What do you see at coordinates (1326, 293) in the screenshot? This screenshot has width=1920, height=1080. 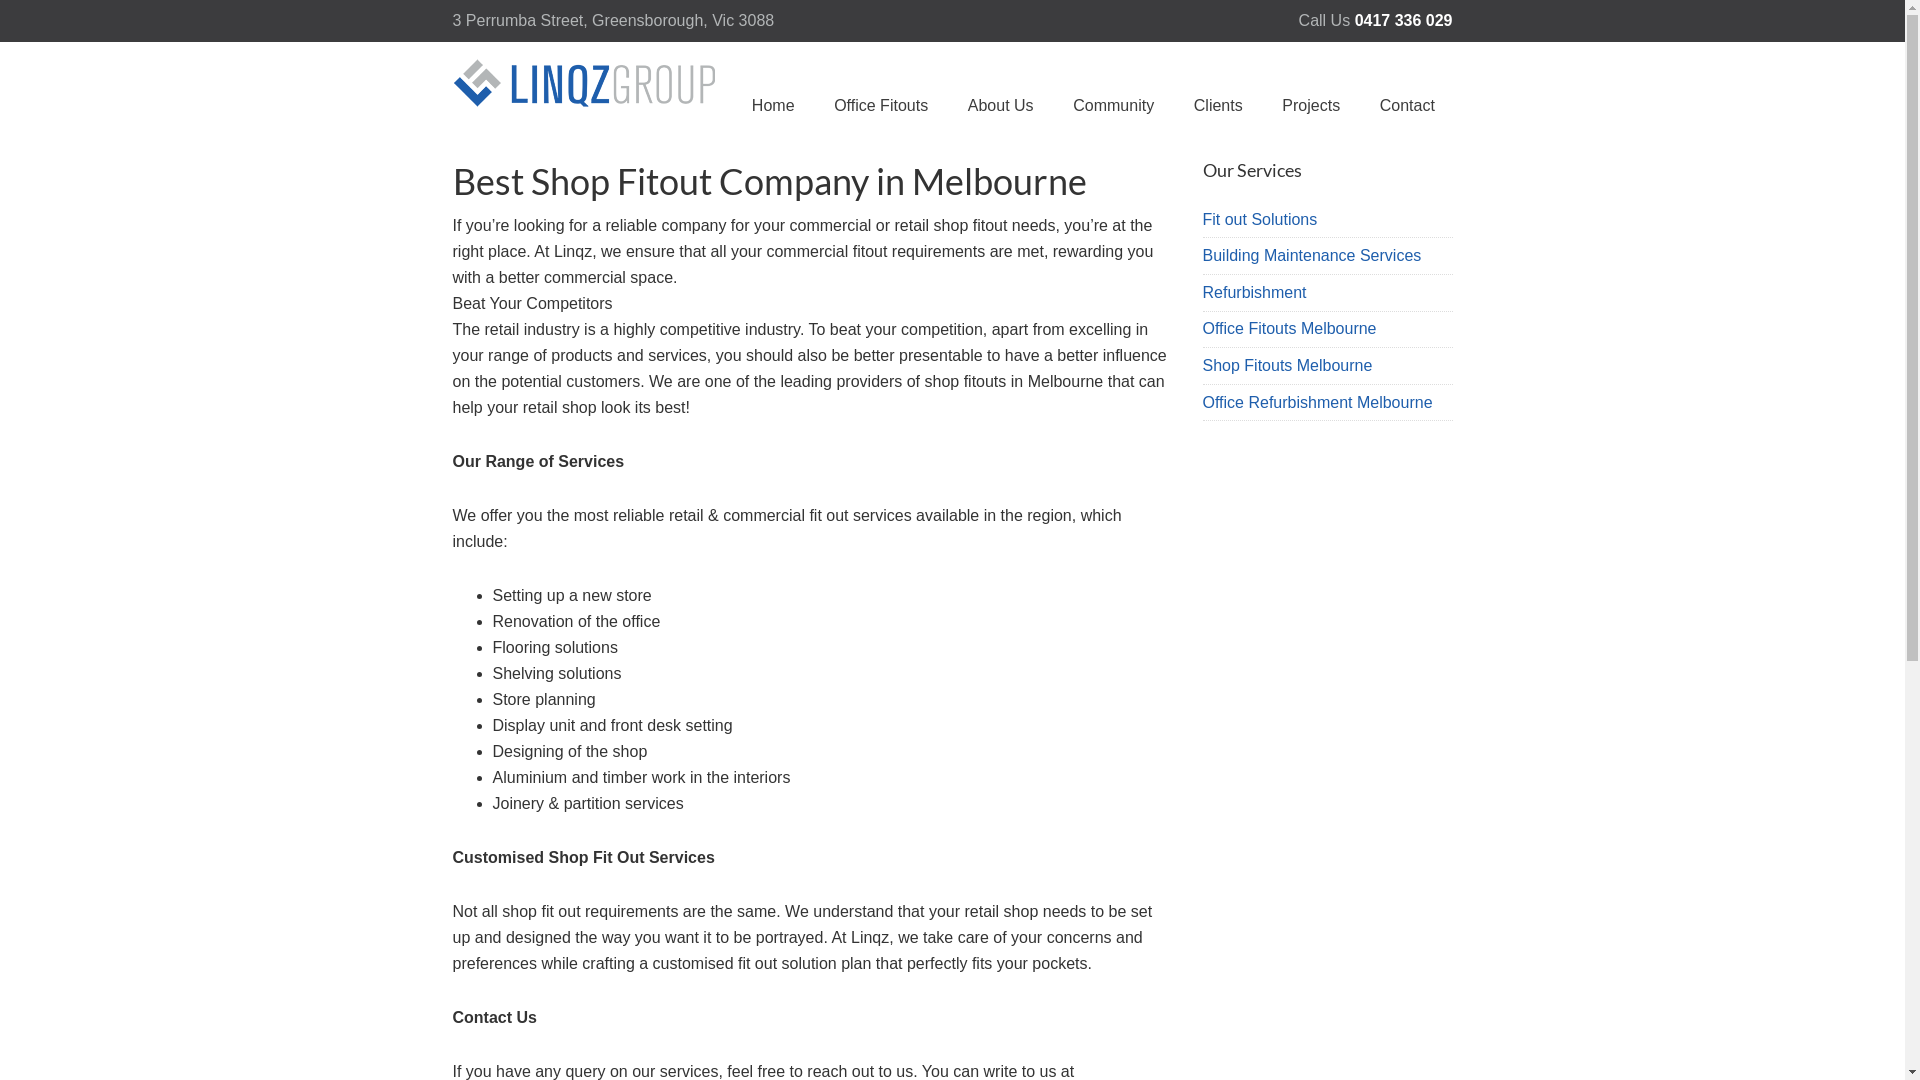 I see `'Refurbishment'` at bounding box center [1326, 293].